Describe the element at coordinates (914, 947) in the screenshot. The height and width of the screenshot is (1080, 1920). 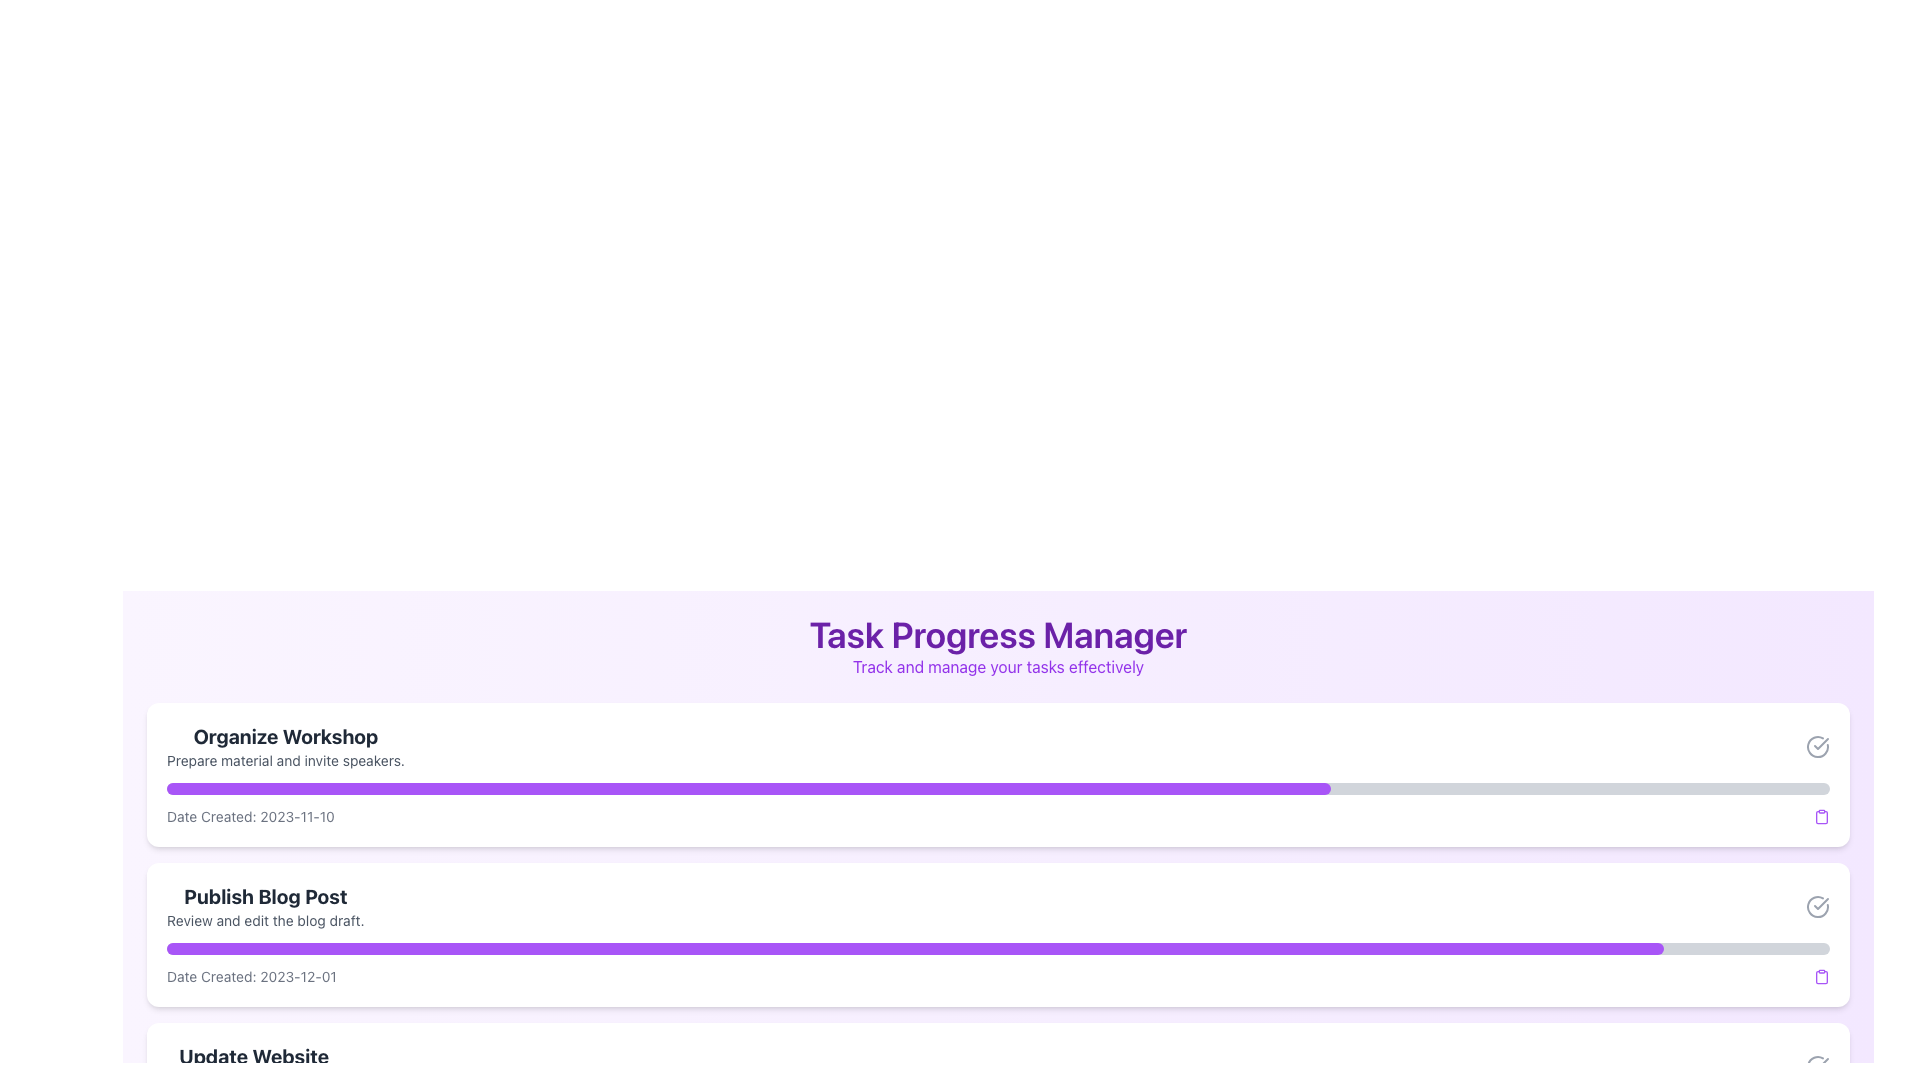
I see `the progress bar that visually represents the task completion percentage for the 'Publish Blog Post' task within the 'Task Progress Manager.'` at that location.